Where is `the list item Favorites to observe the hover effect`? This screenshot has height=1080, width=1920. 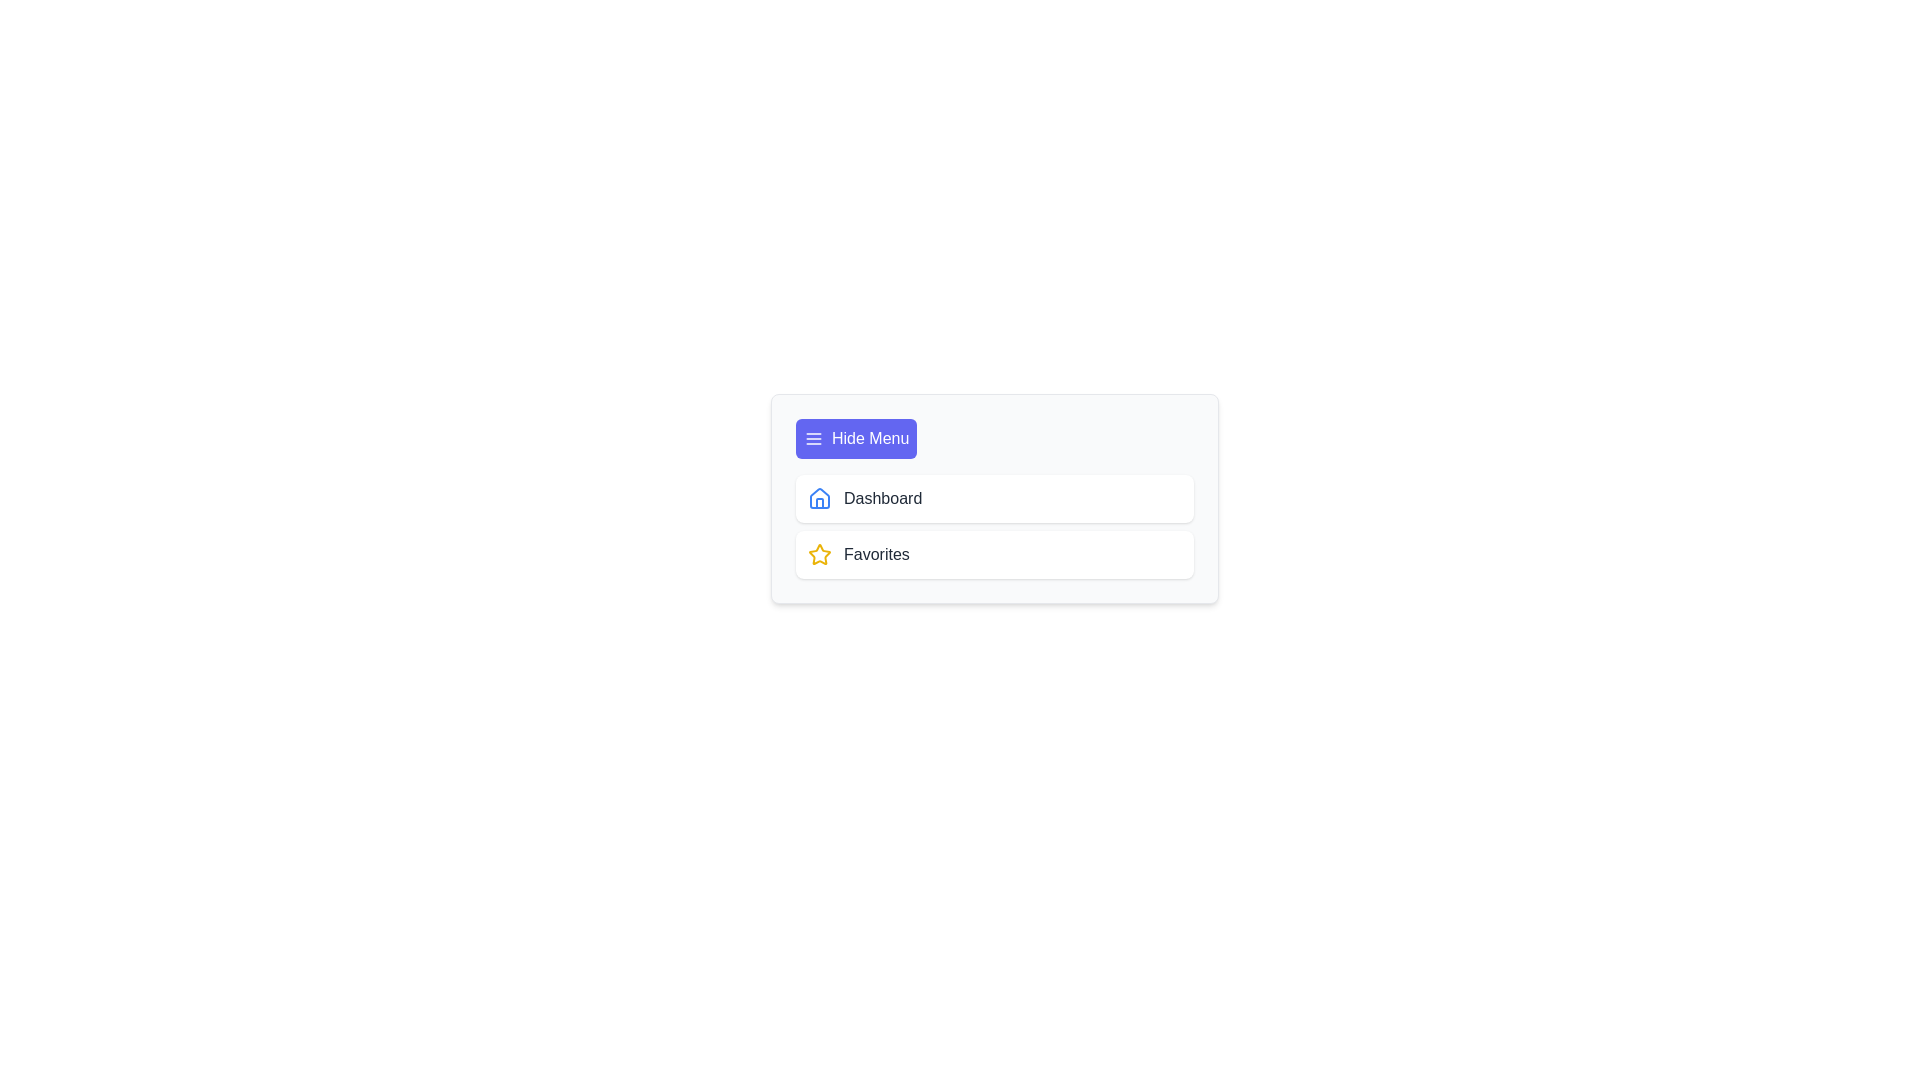 the list item Favorites to observe the hover effect is located at coordinates (994, 555).